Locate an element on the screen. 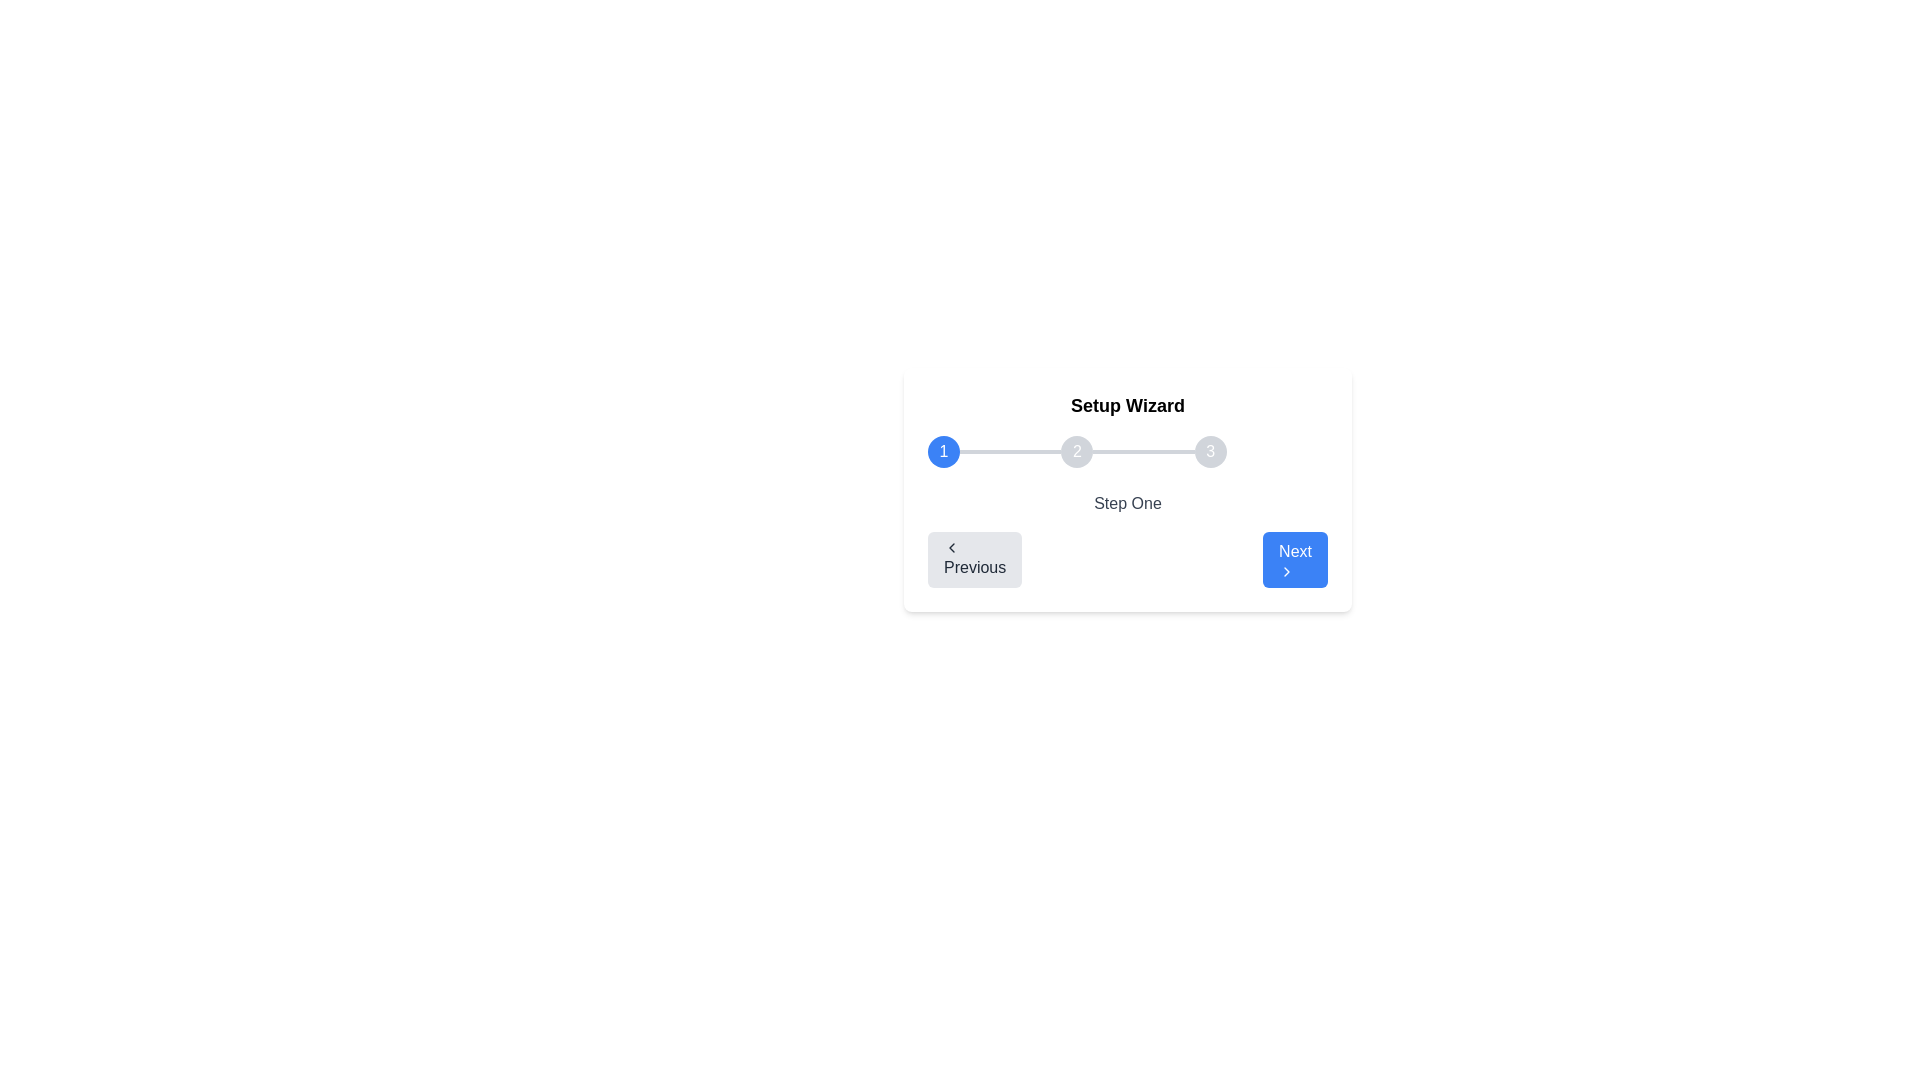 The image size is (1920, 1080). second step indicator of the multi-step progress bar, which visually highlights the current progress in the wizard is located at coordinates (1128, 451).